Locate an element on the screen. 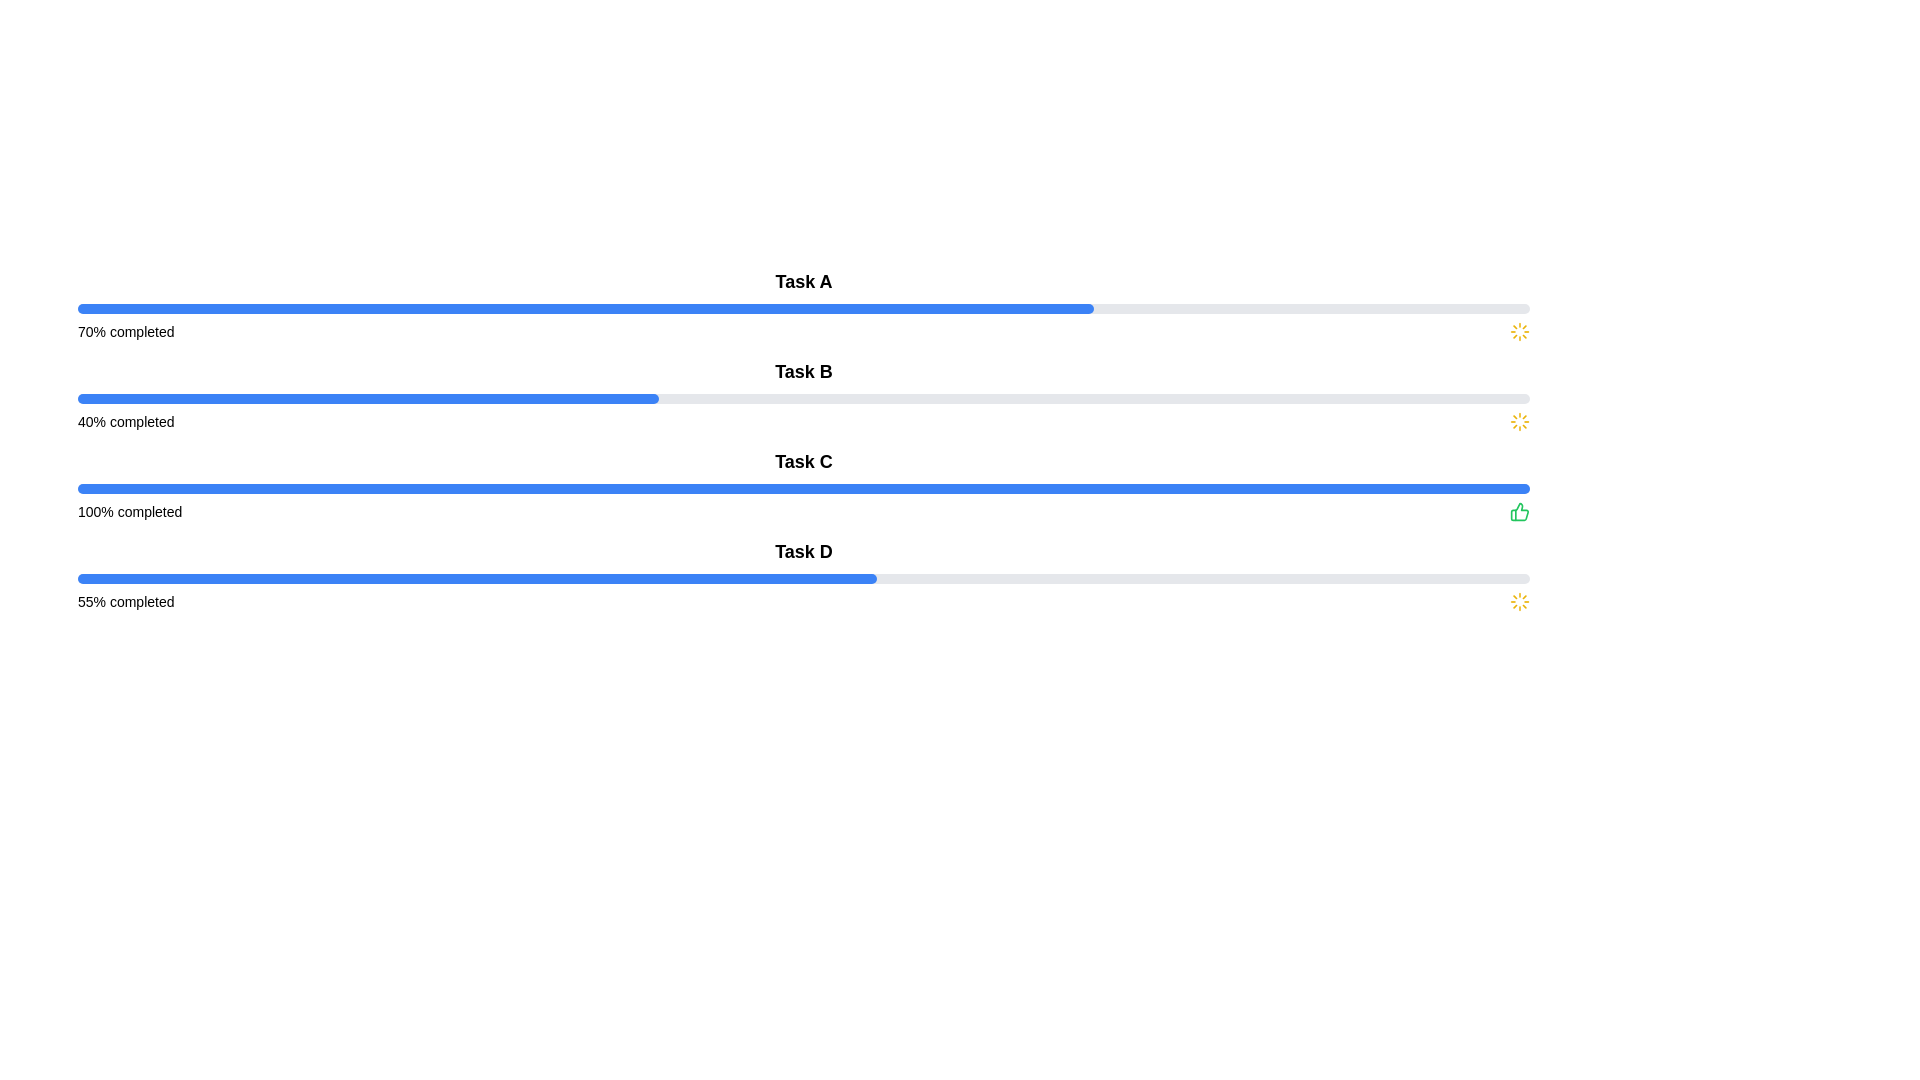  the progress bar indicating the completion of Task D, located below the text 'Task D' and above the label '55% completed' is located at coordinates (804, 578).